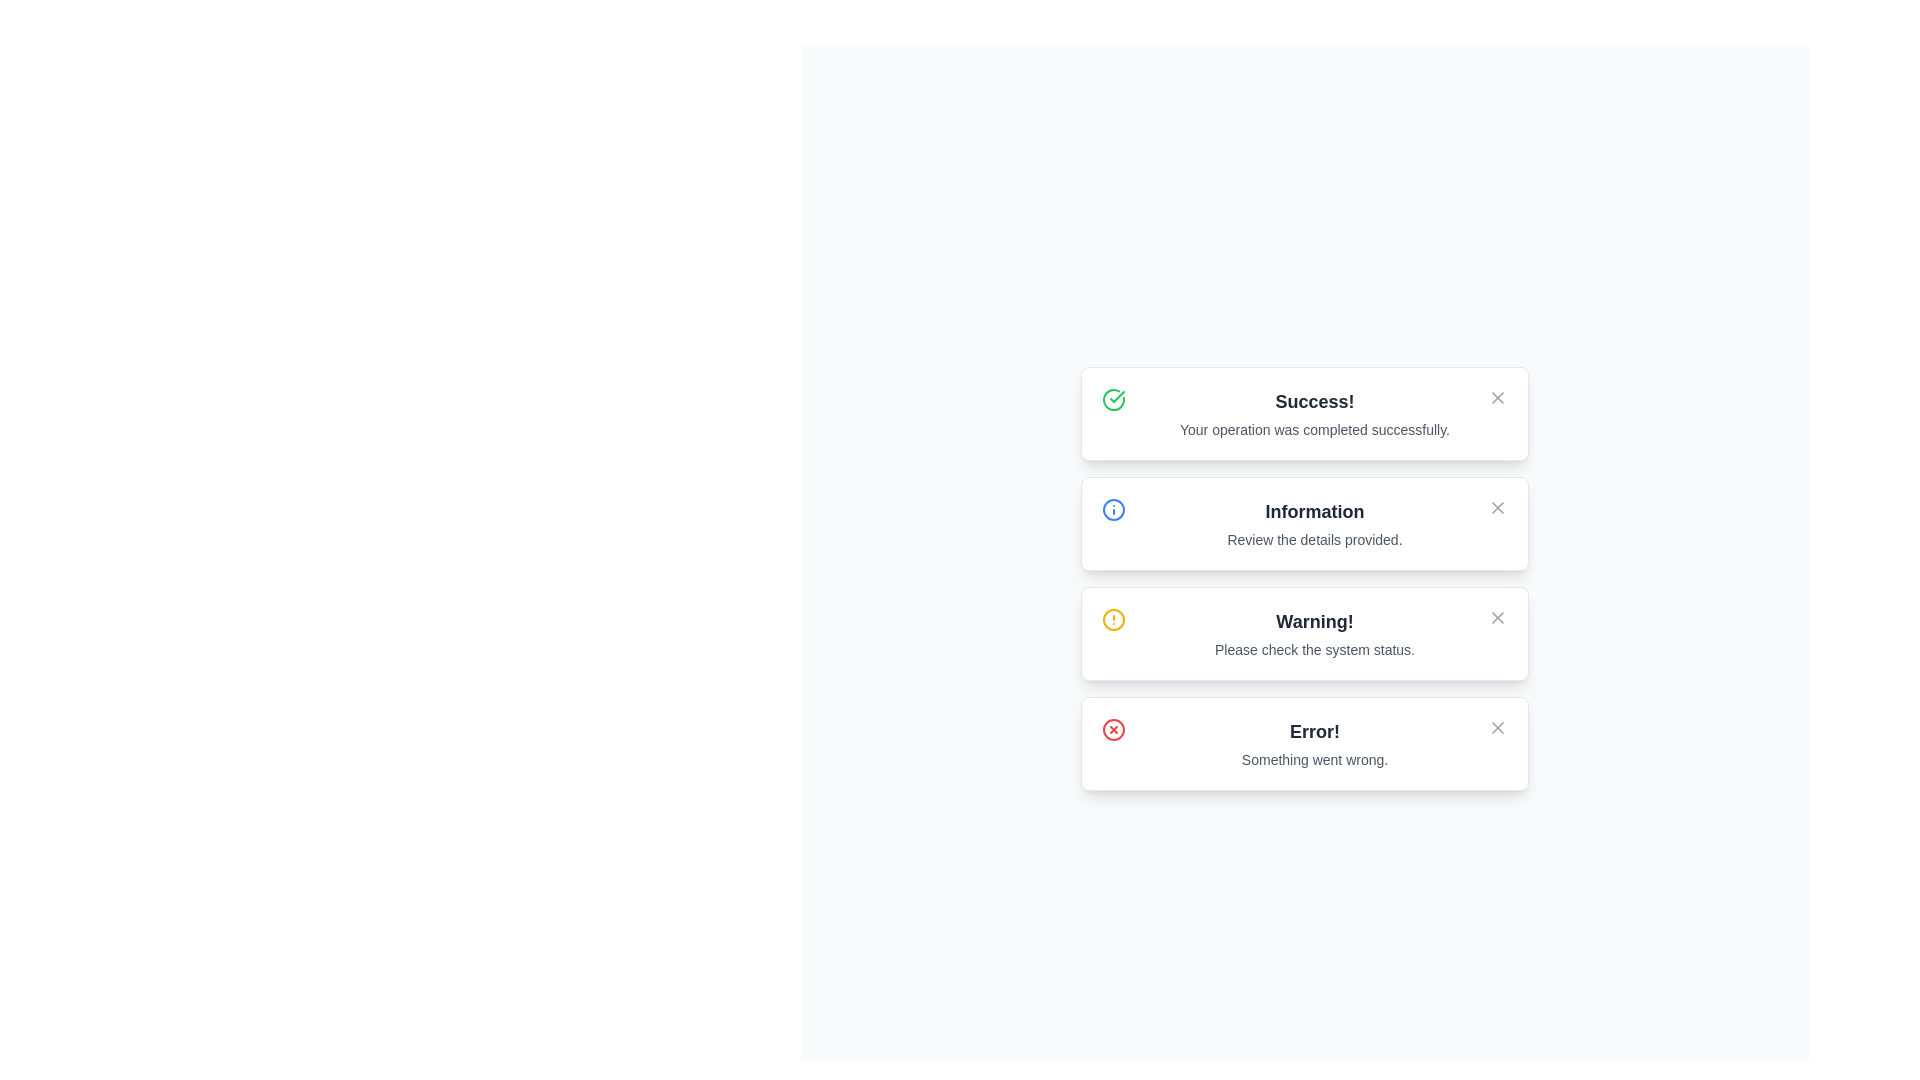 This screenshot has width=1920, height=1080. I want to click on the text label providing supplementary information for the 'Information' notification, located beneath the heading in the second card of the notification stack, so click(1315, 540).